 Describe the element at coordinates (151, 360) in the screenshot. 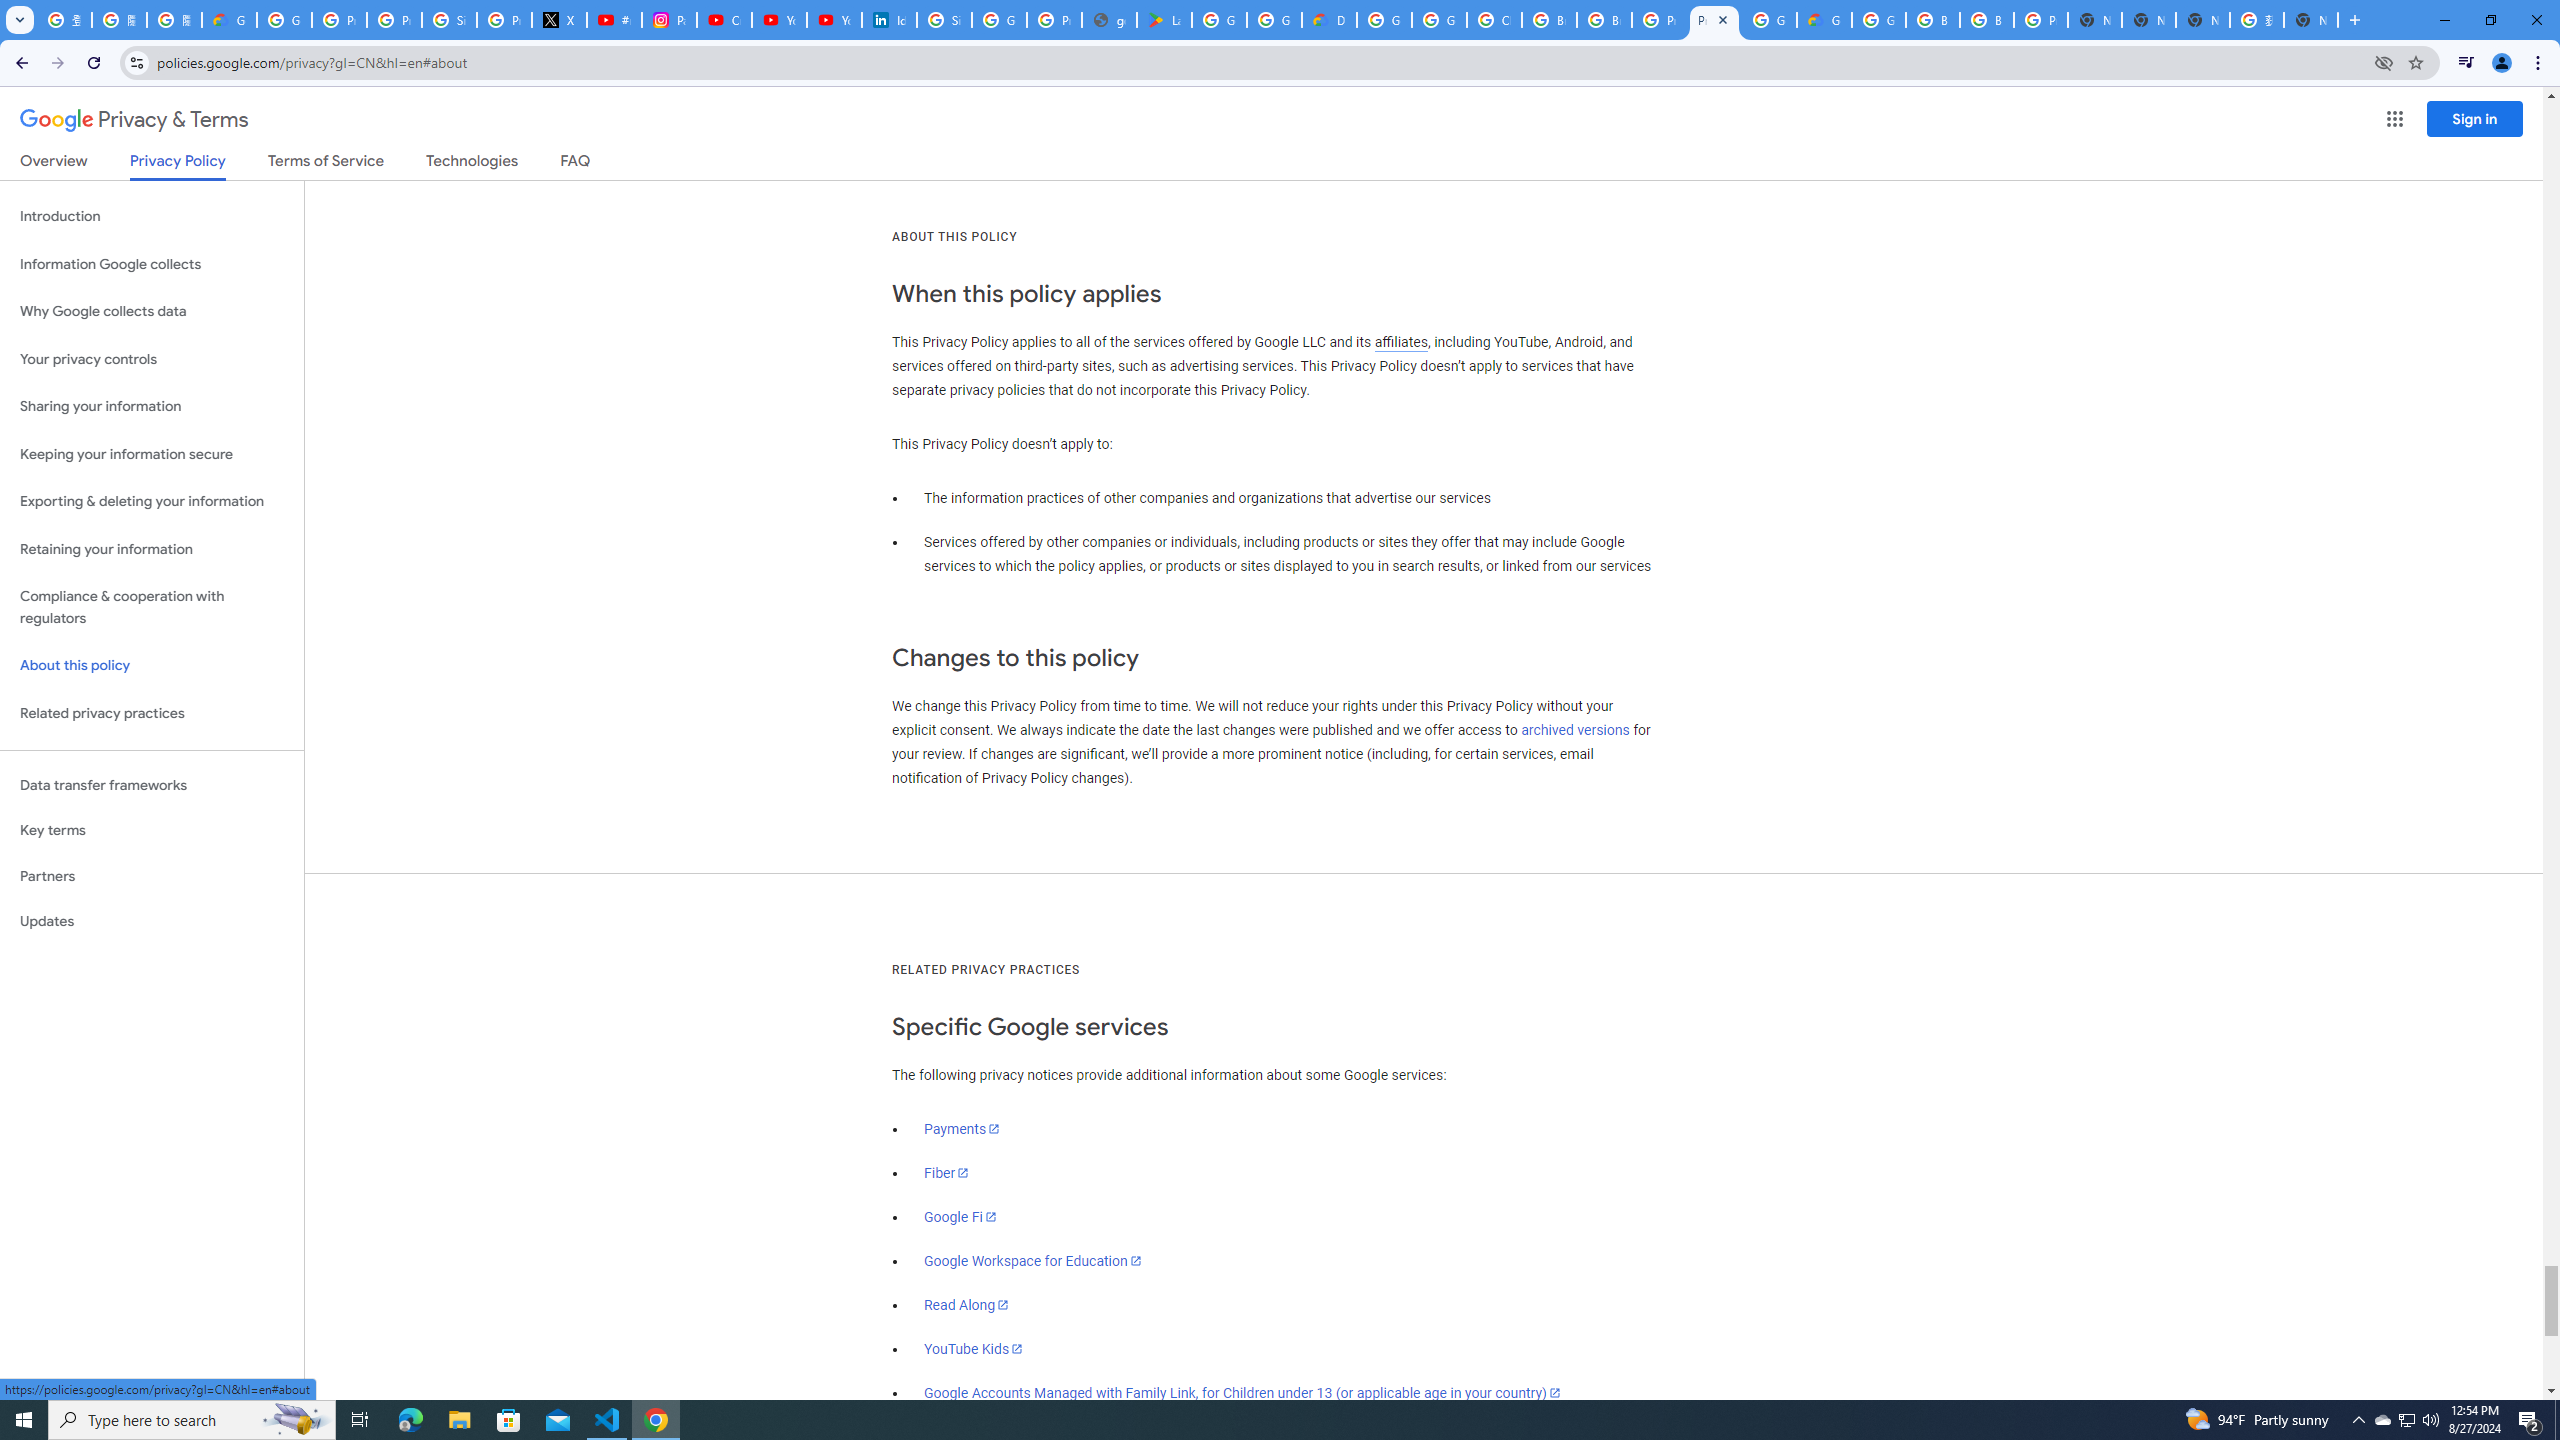

I see `'Your privacy controls'` at that location.